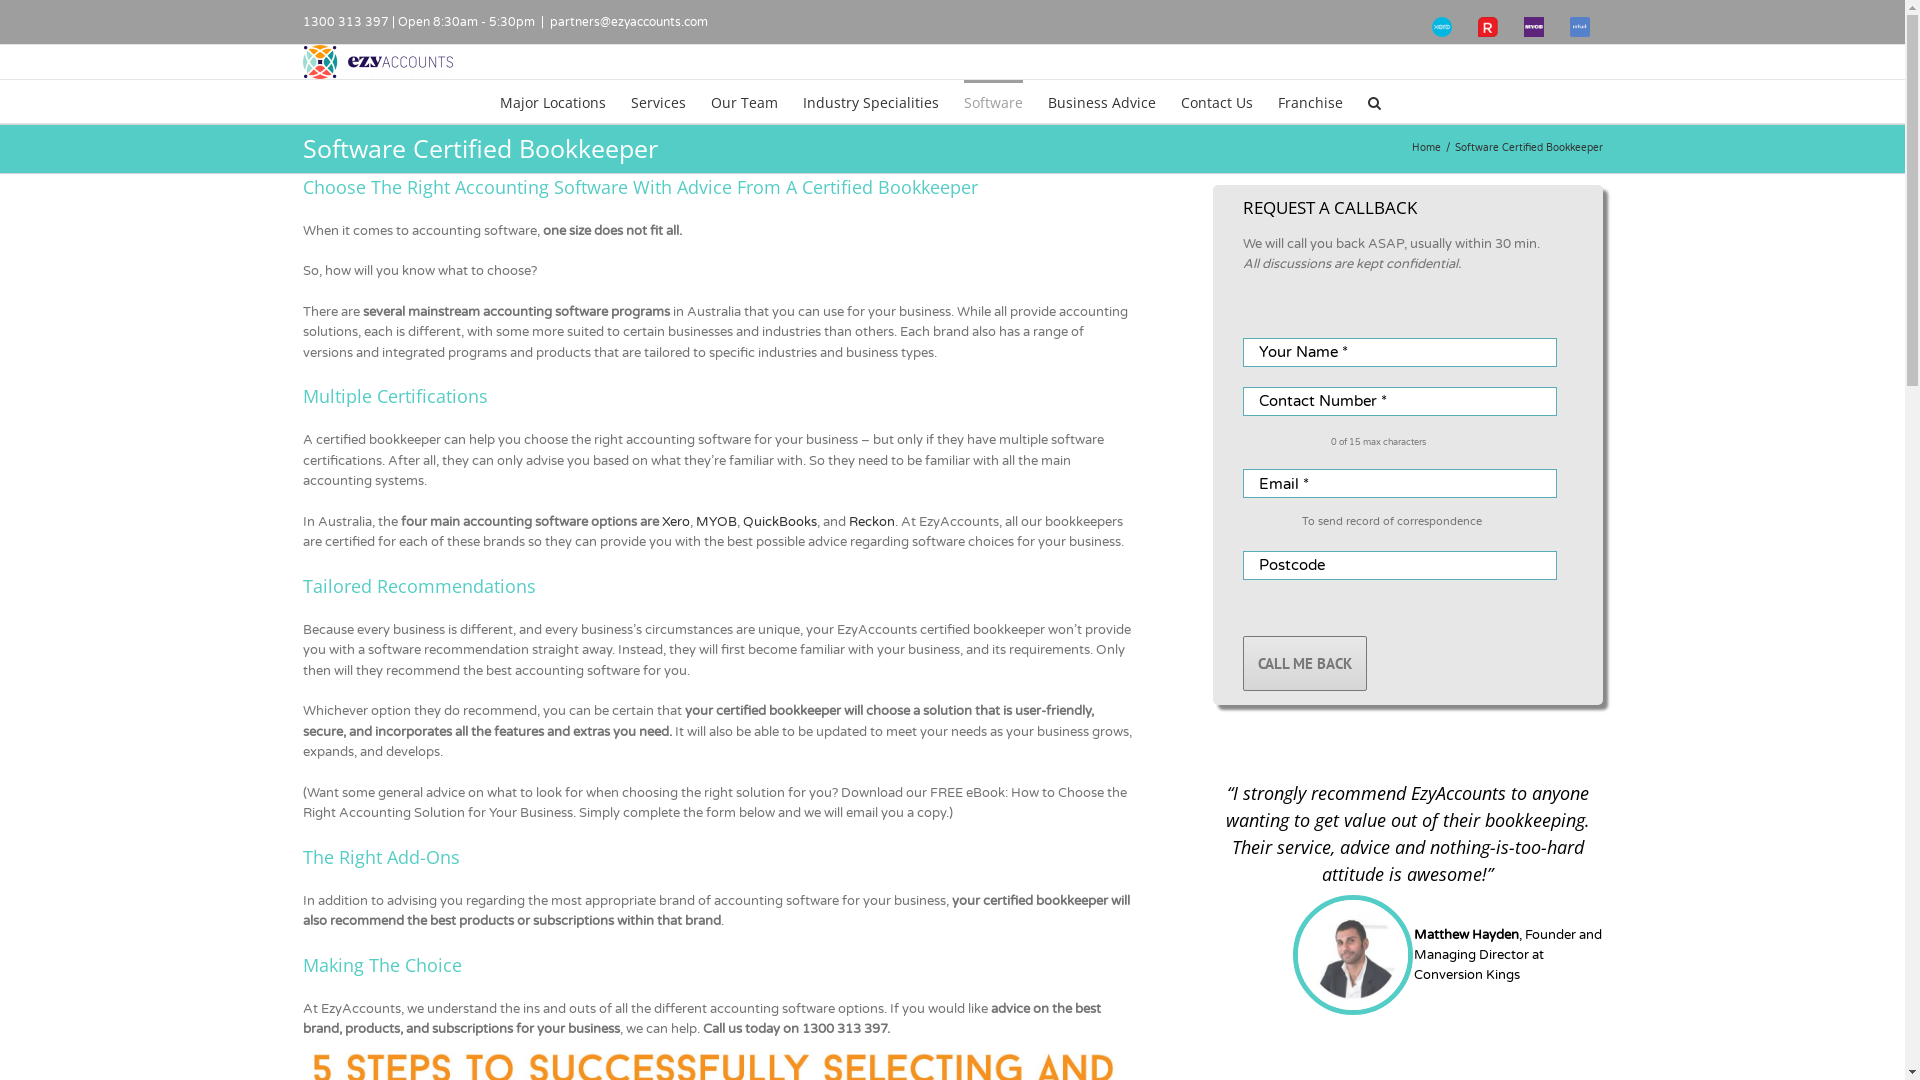  I want to click on 'Contact Us', so click(1180, 101).